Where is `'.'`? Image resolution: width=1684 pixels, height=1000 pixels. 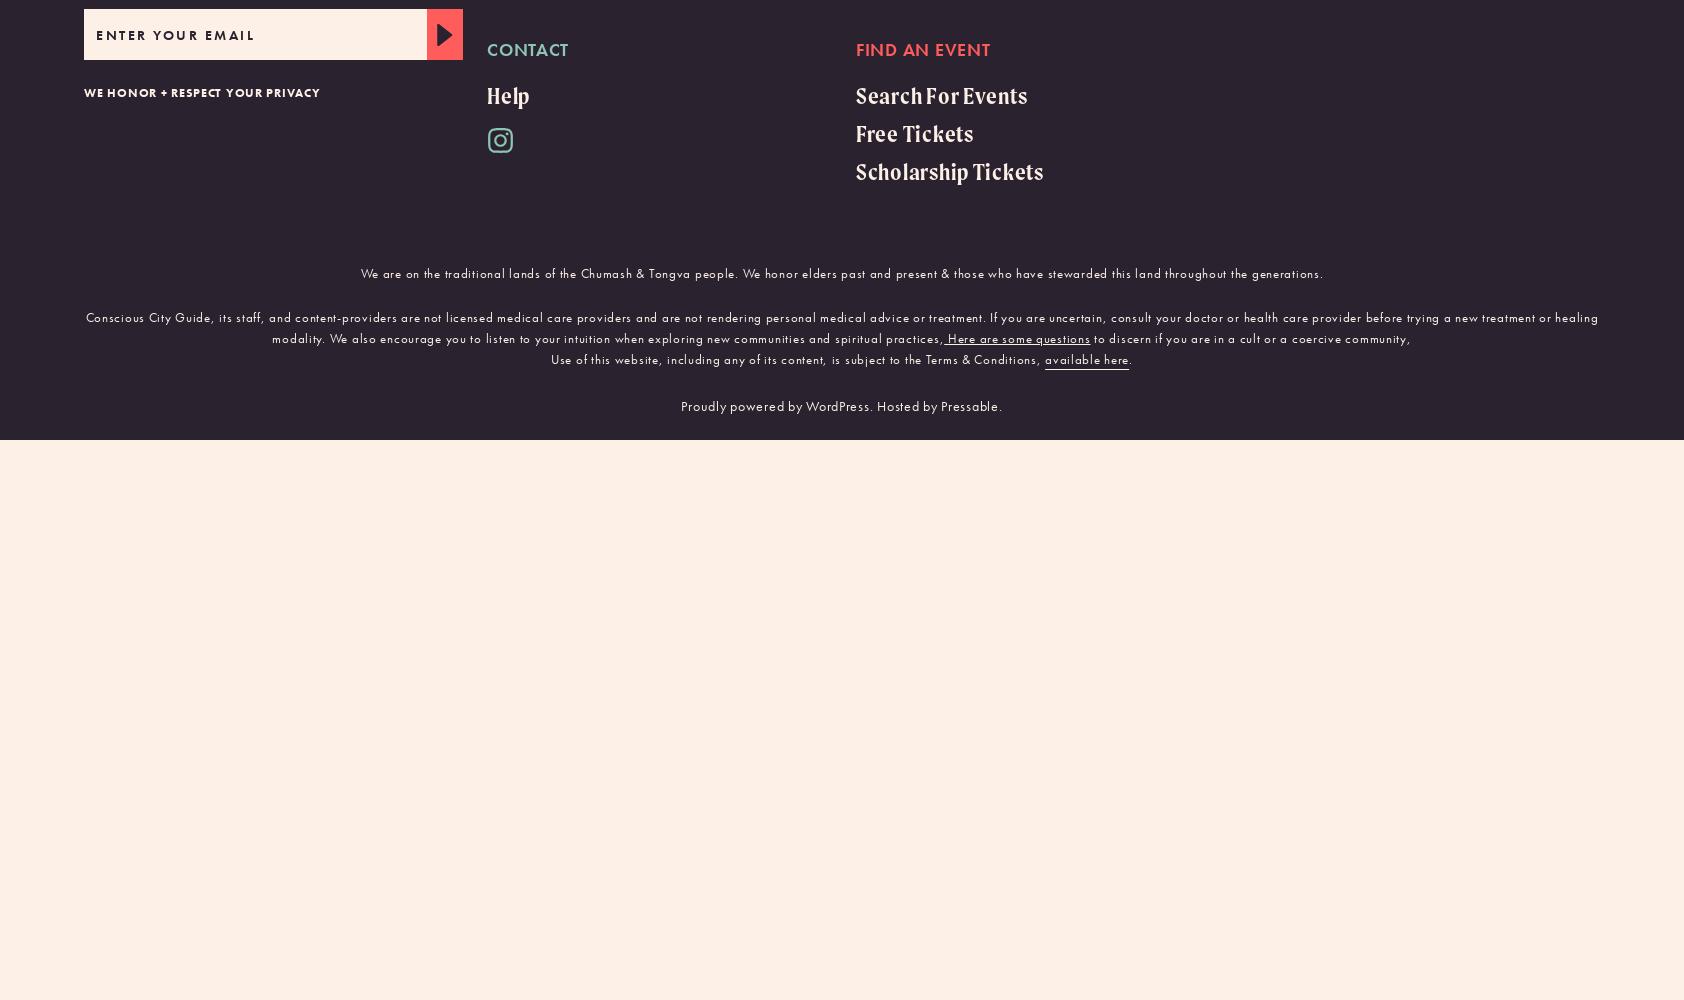 '.' is located at coordinates (1130, 358).